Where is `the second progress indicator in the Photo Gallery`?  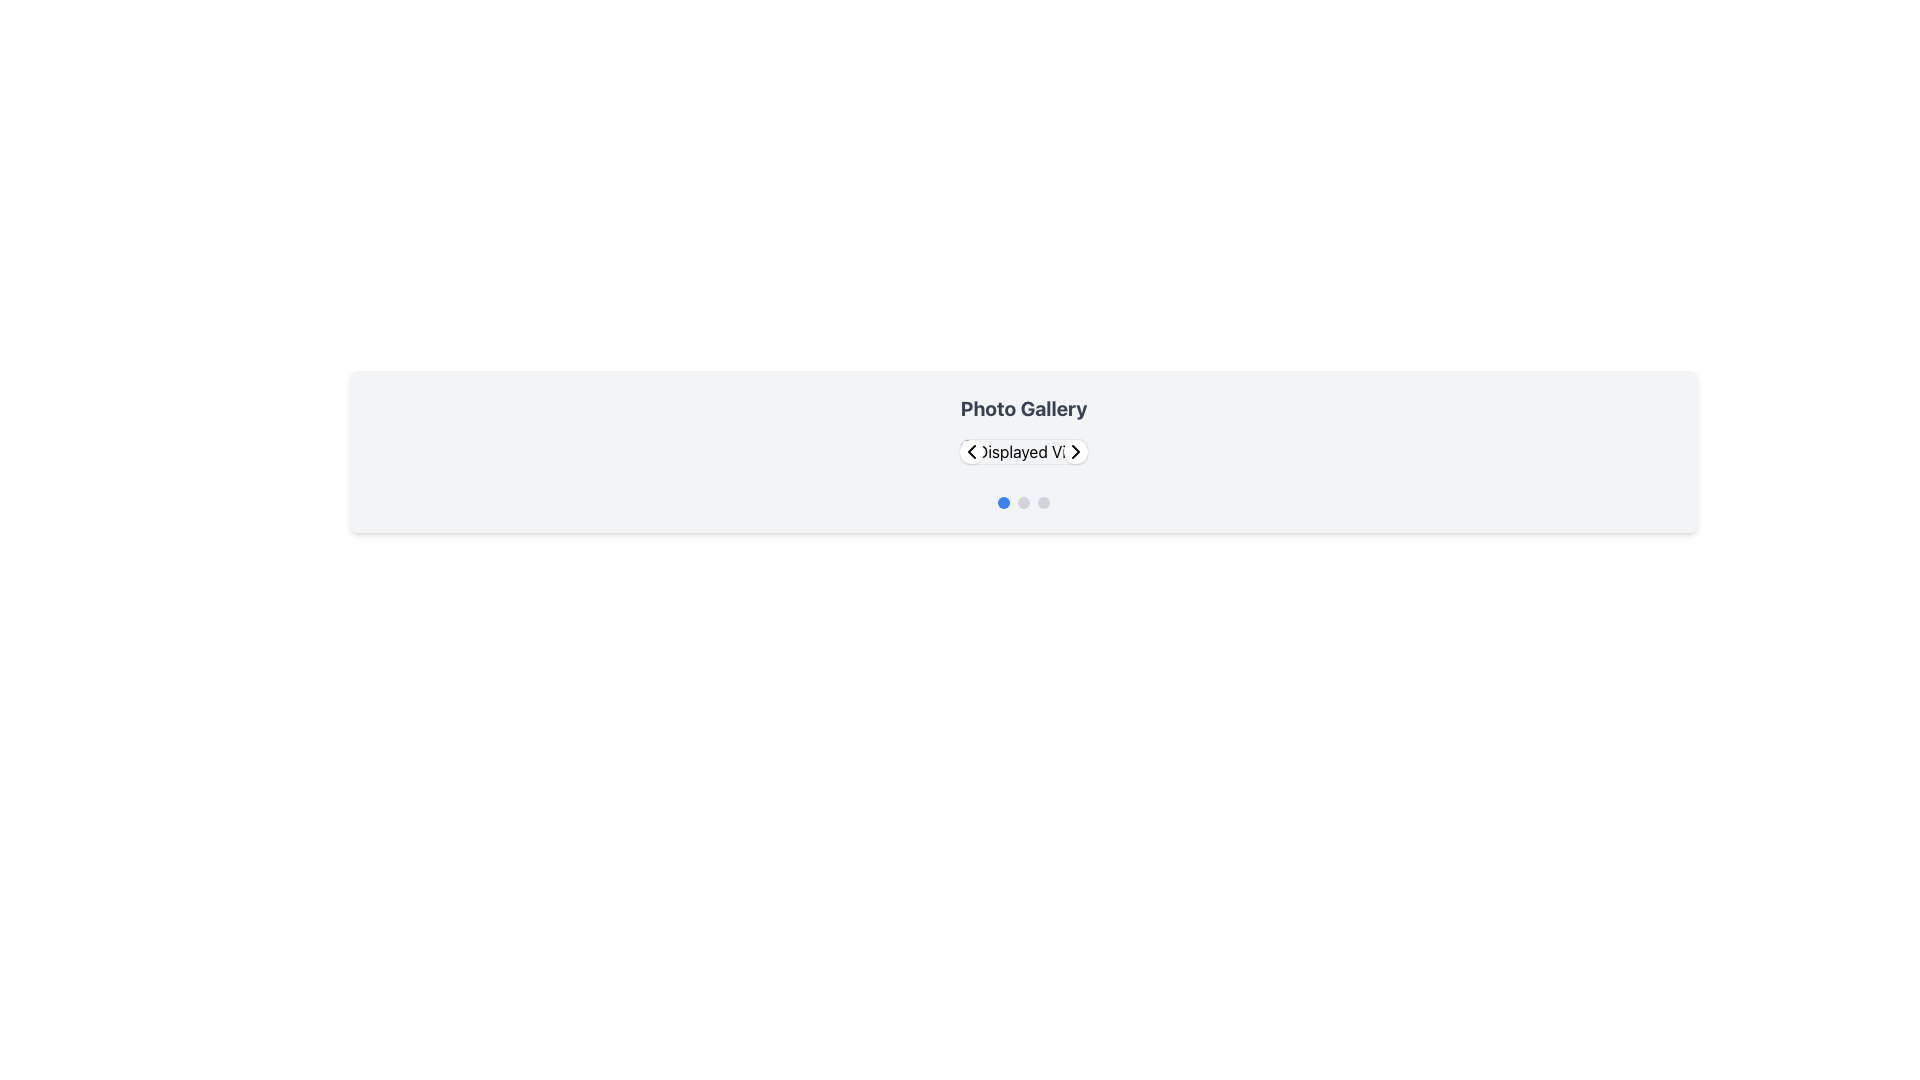
the second progress indicator in the Photo Gallery is located at coordinates (1023, 501).